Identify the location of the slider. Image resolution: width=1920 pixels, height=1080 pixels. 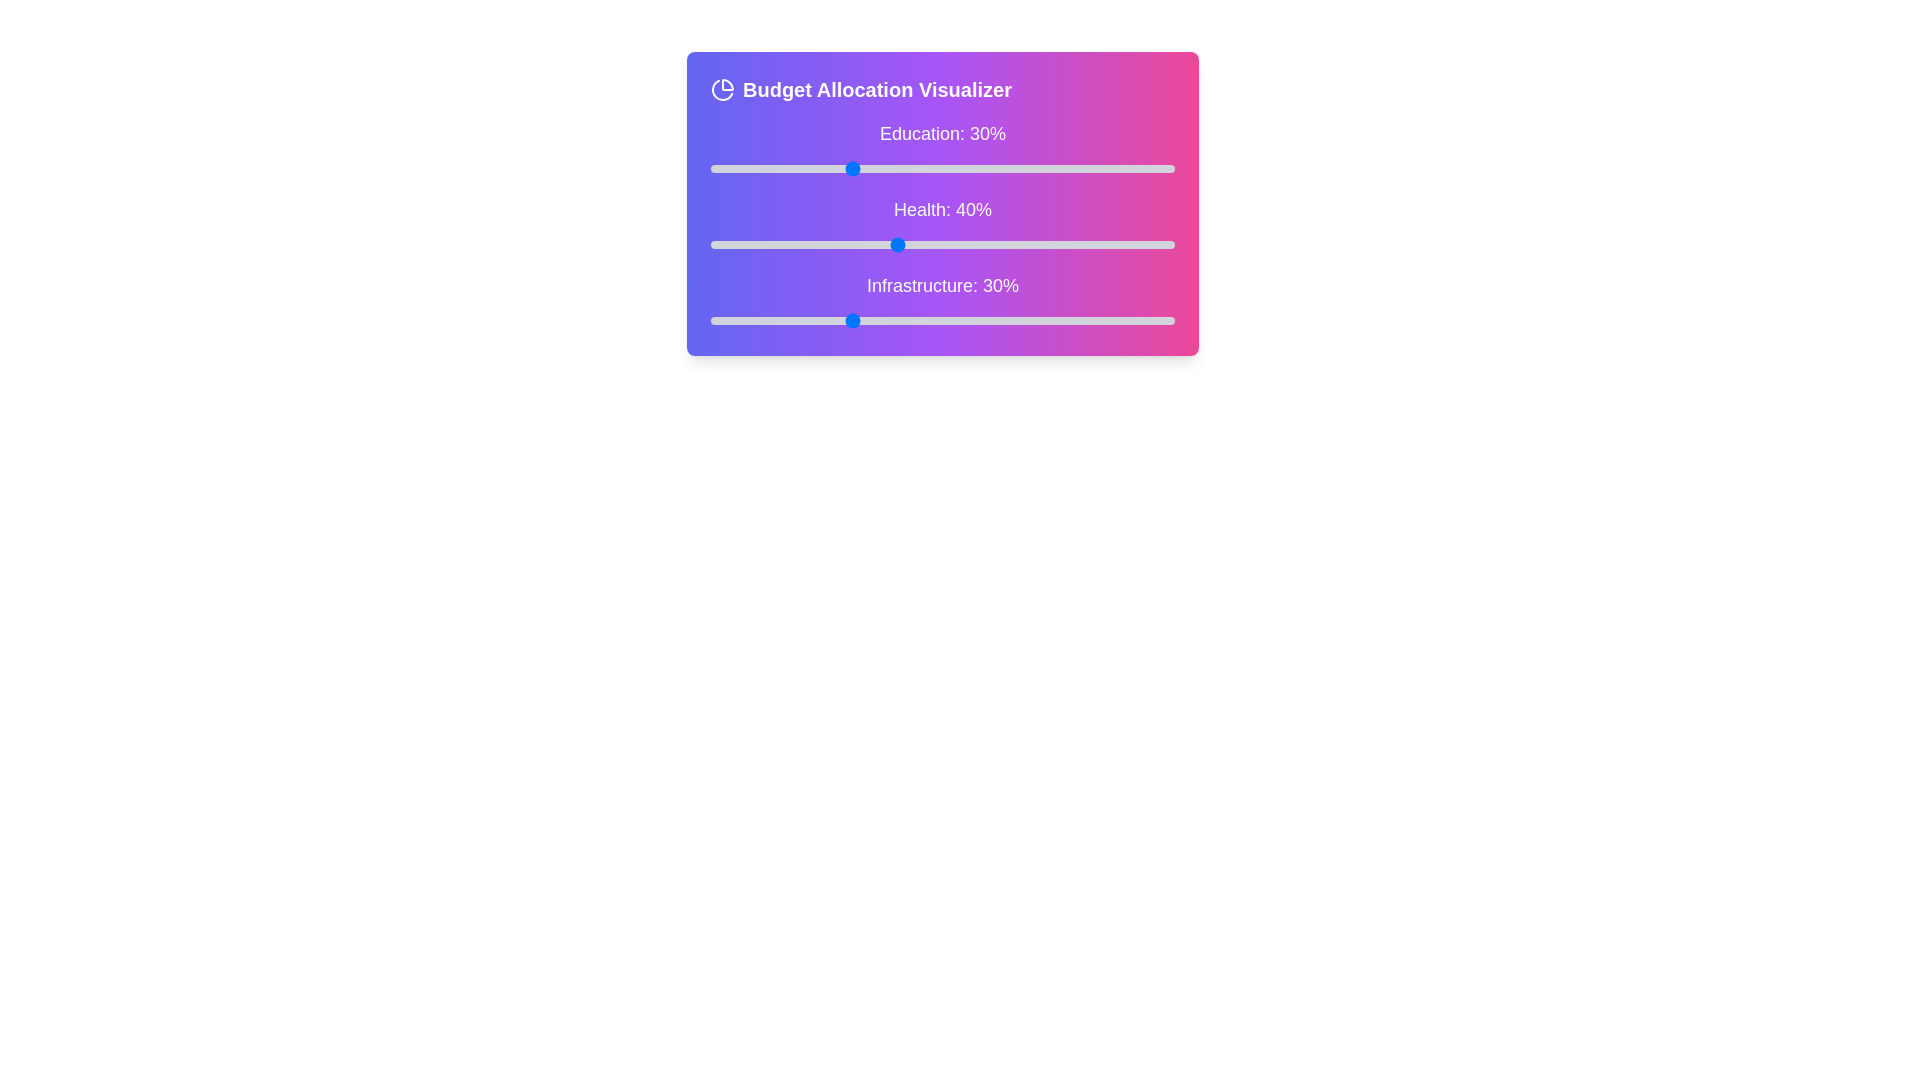
(1071, 319).